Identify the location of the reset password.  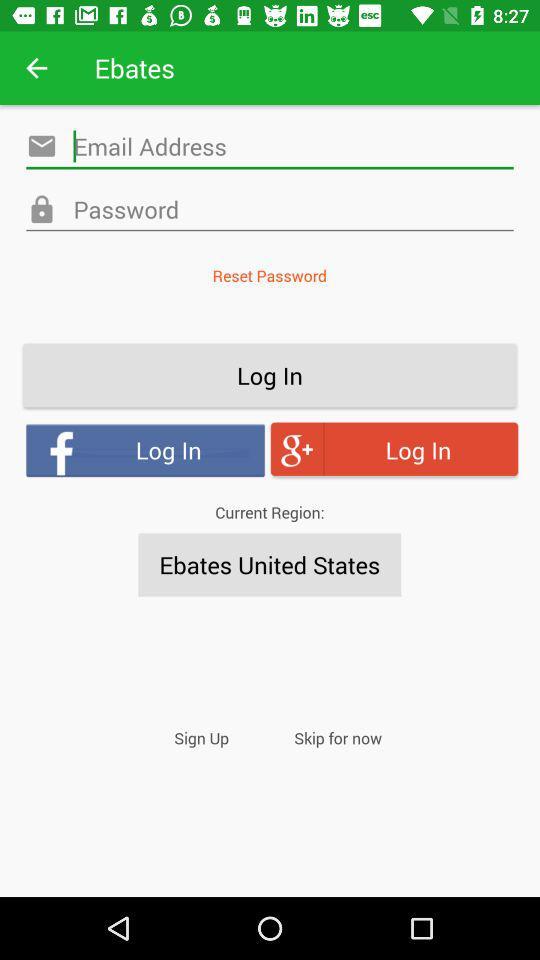
(269, 274).